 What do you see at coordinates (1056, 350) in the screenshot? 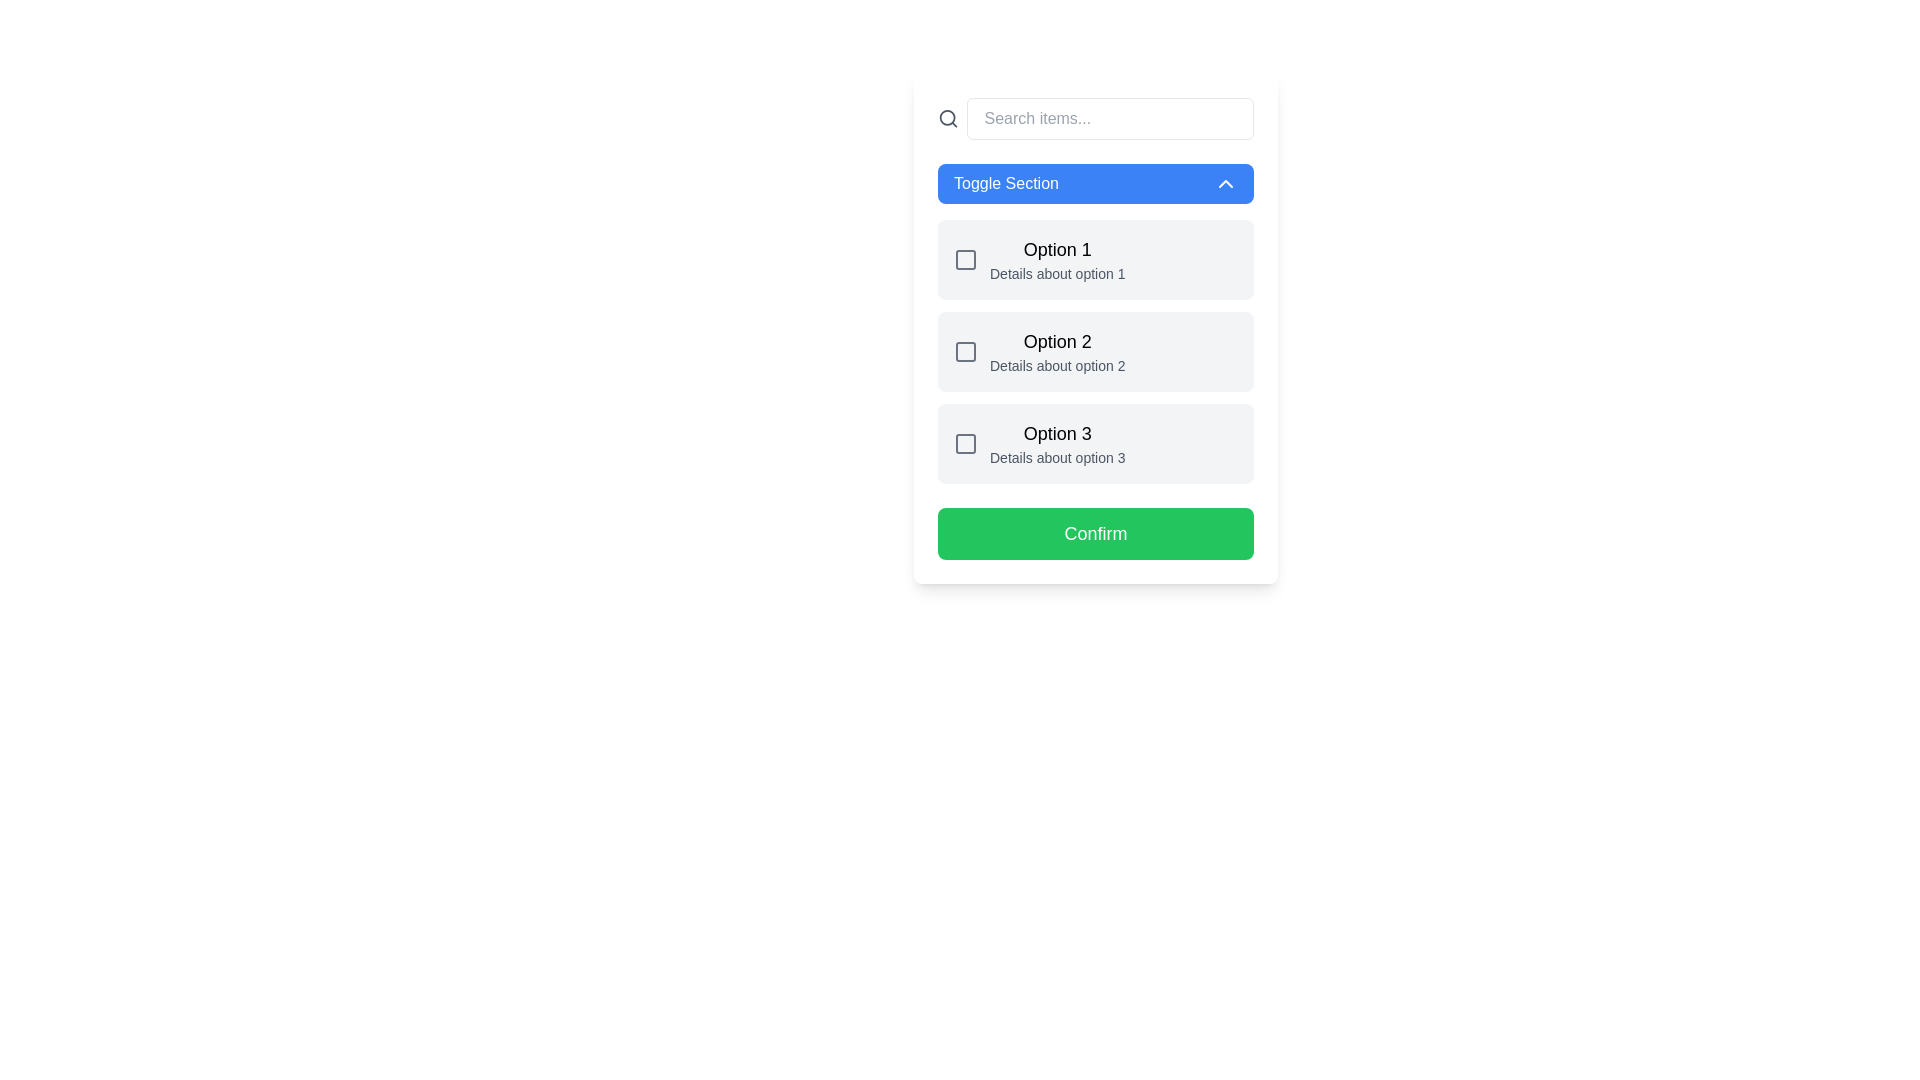
I see `the second option in the list, which is a non-interactive Text display with title and subtitle, positioned below 'Option 1' and above 'Option 3'` at bounding box center [1056, 350].